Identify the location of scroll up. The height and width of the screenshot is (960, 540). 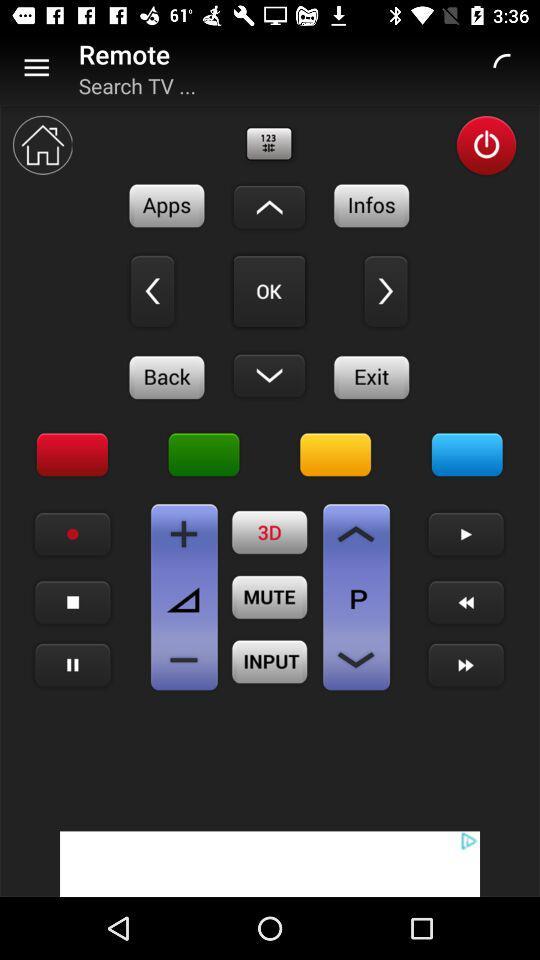
(269, 207).